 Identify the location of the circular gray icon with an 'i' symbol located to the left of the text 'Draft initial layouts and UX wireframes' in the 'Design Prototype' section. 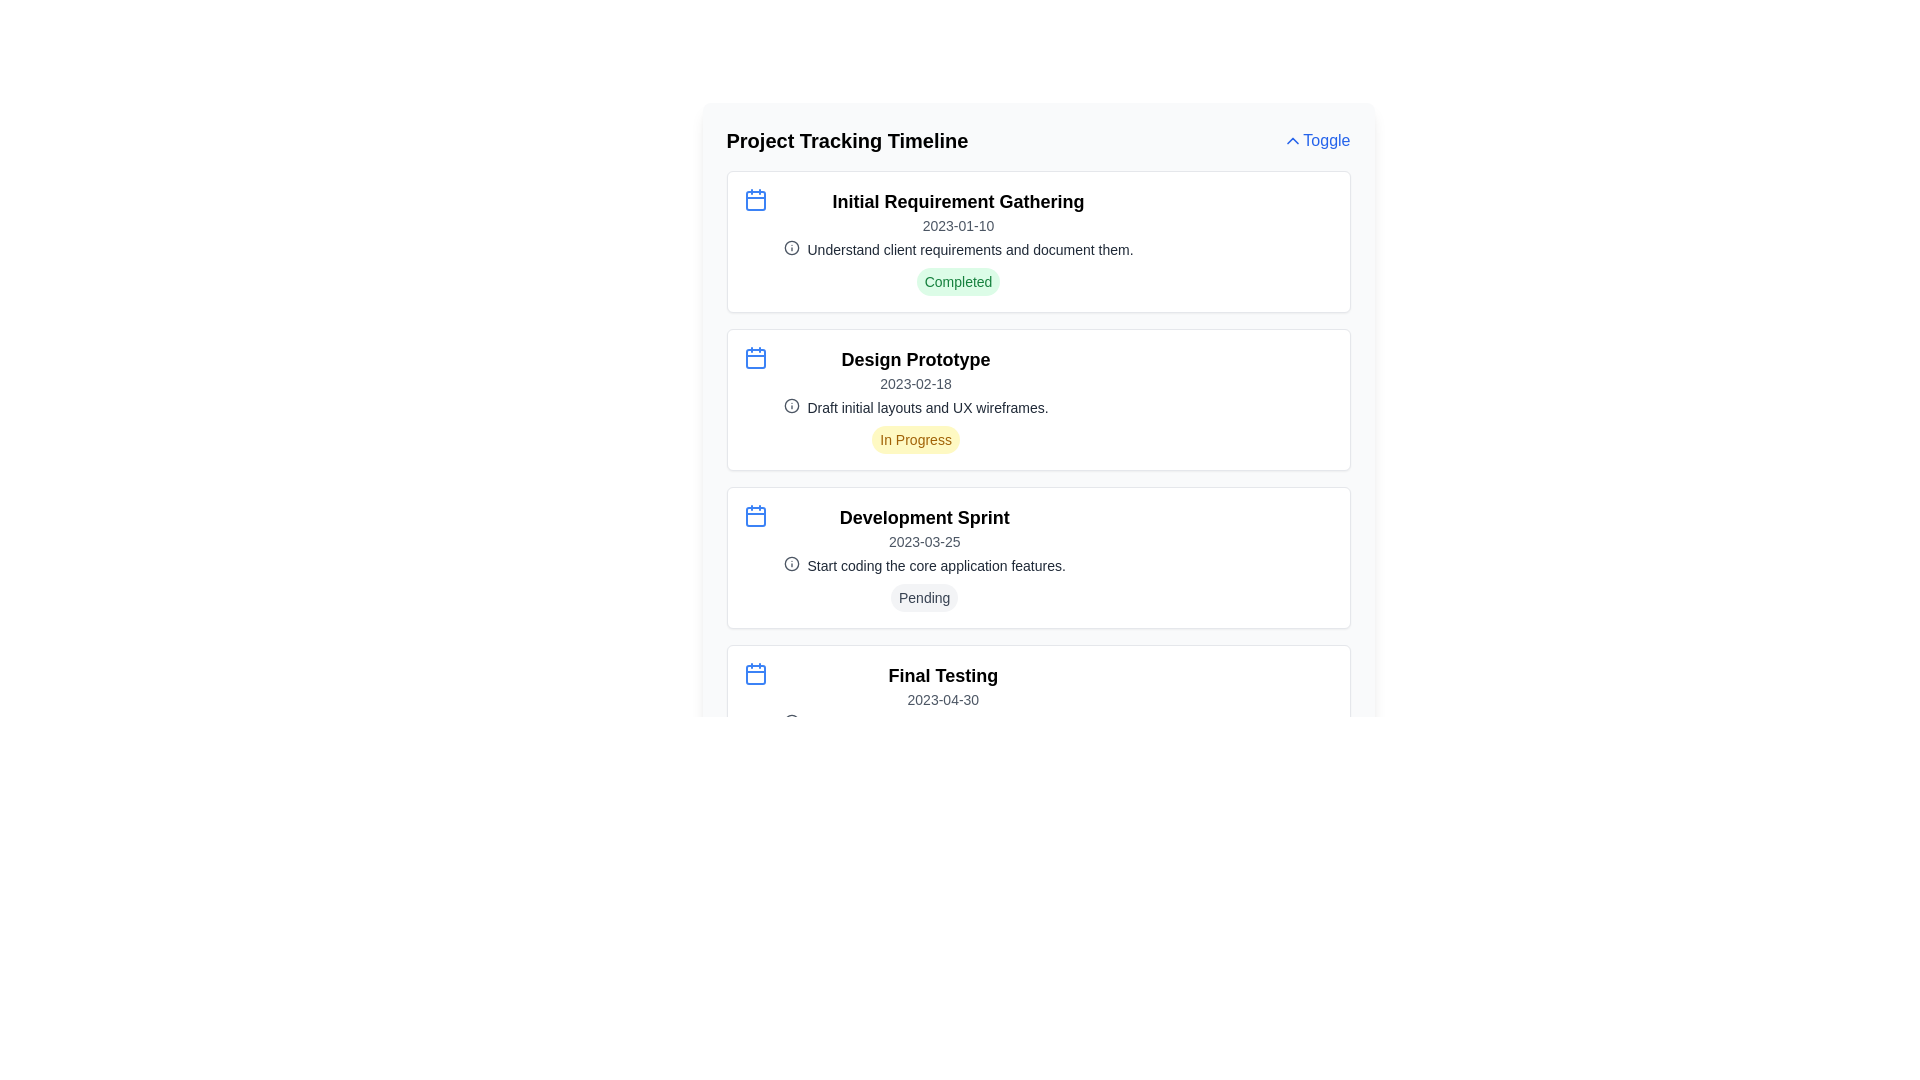
(790, 405).